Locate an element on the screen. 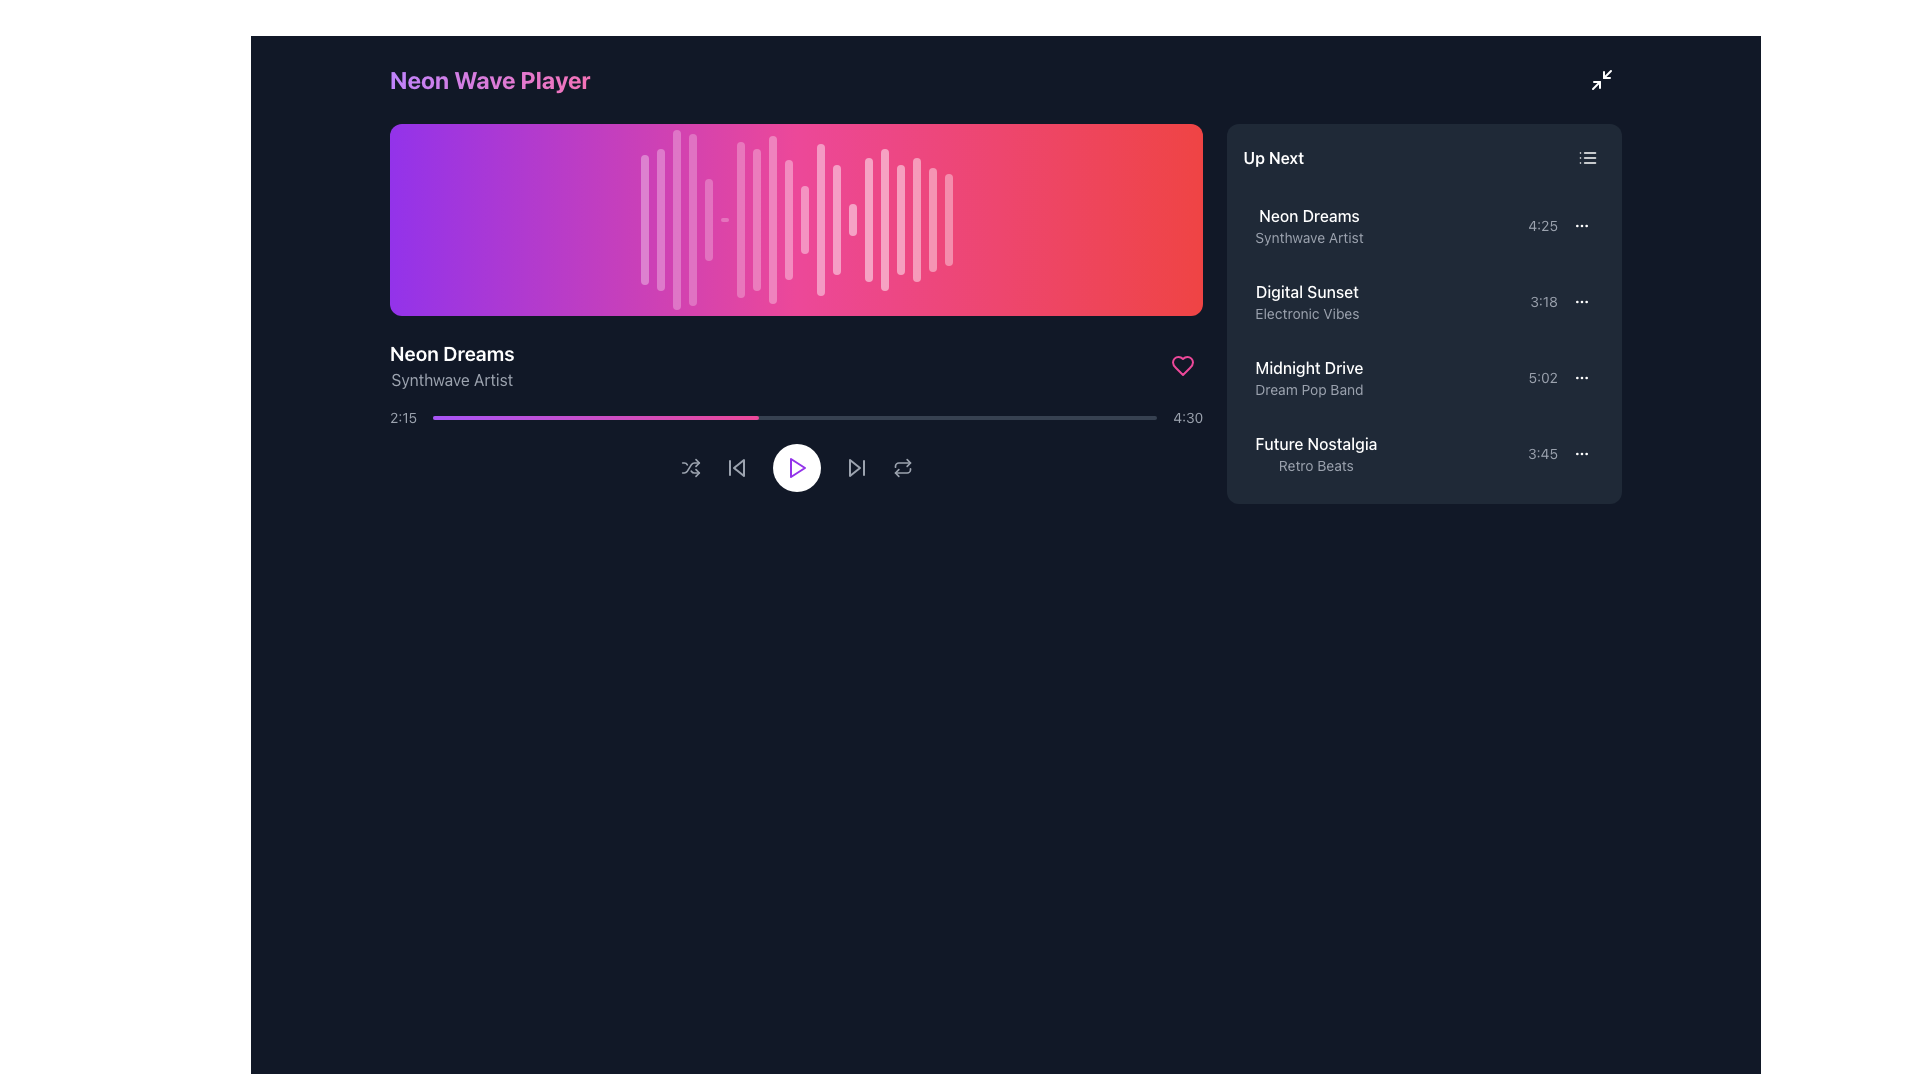 The image size is (1920, 1080). playback position is located at coordinates (453, 416).